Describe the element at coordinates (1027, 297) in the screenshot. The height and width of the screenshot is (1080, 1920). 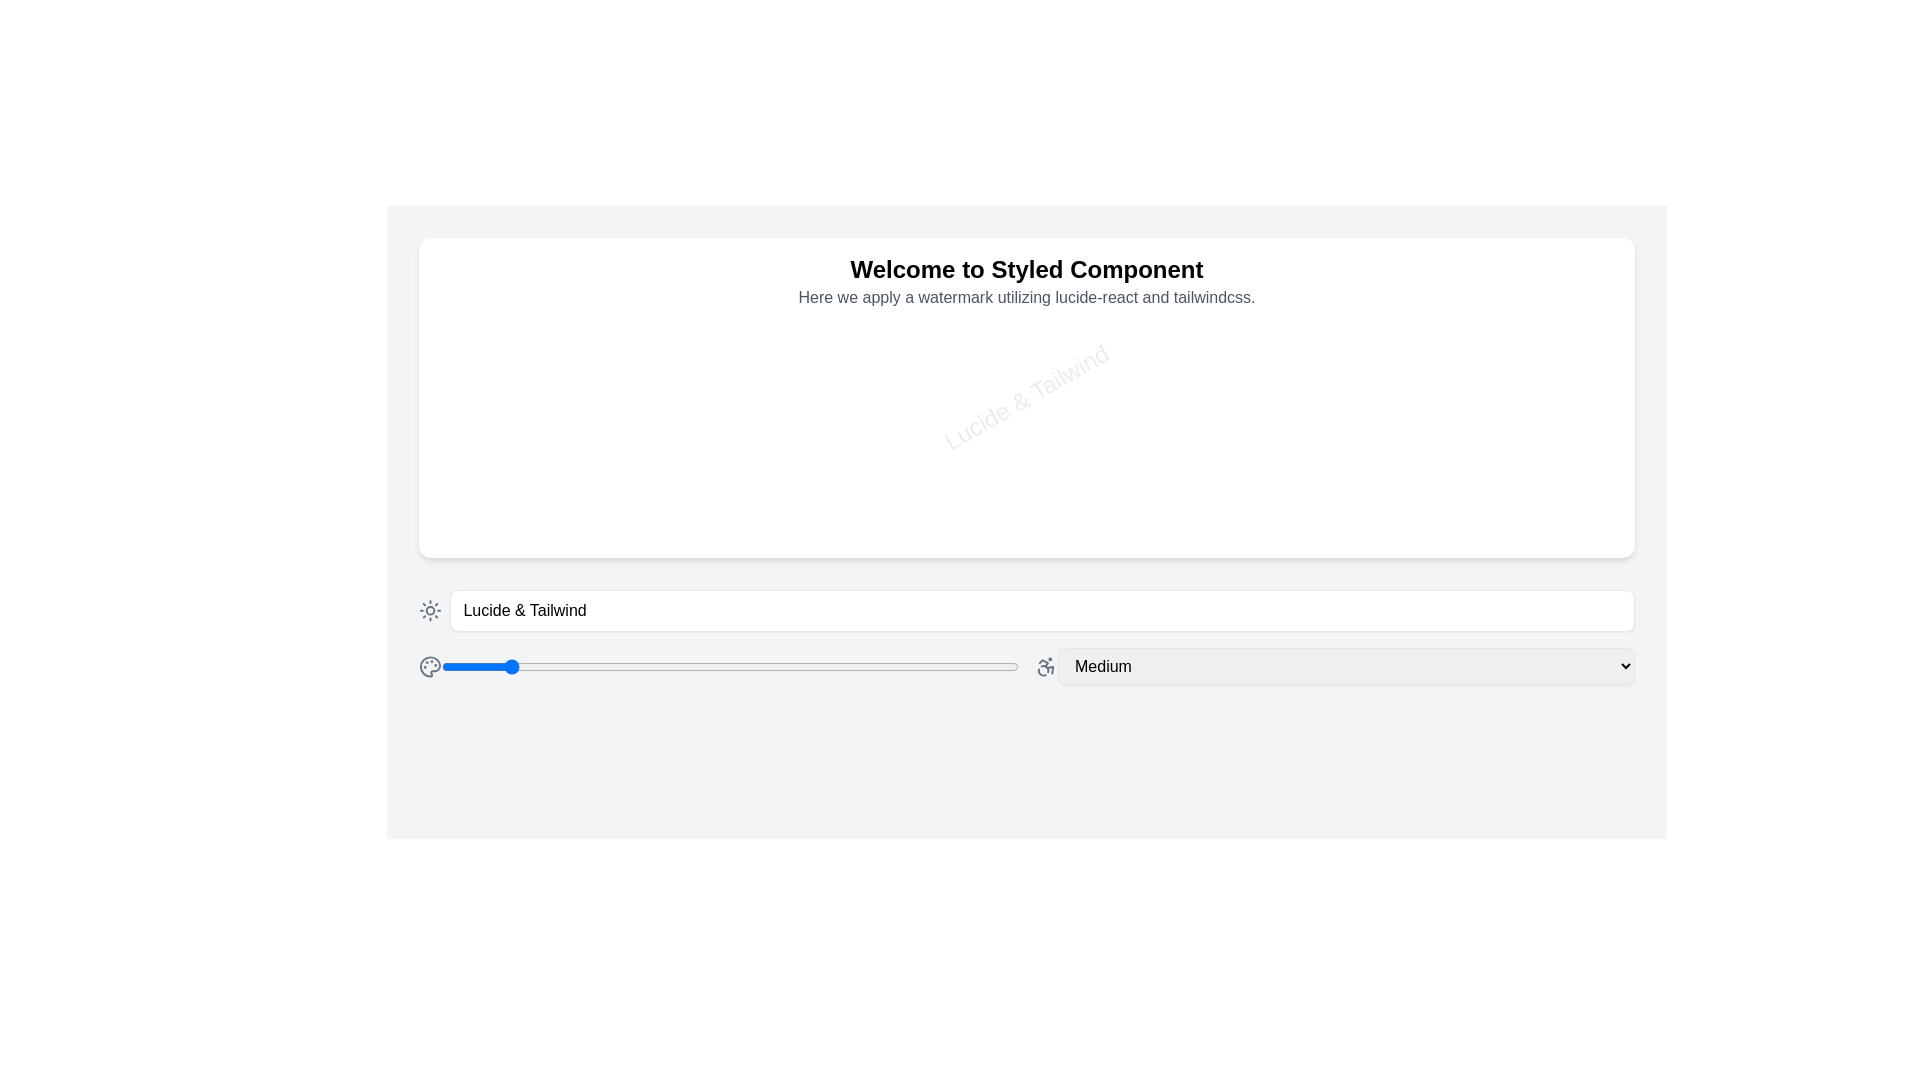
I see `the static text element that reads 'Here we apply a watermark utilizing lucide-react and tailwindcss.' which is styled in gray and positioned beneath the header 'Welcome to Styled Component.'` at that location.